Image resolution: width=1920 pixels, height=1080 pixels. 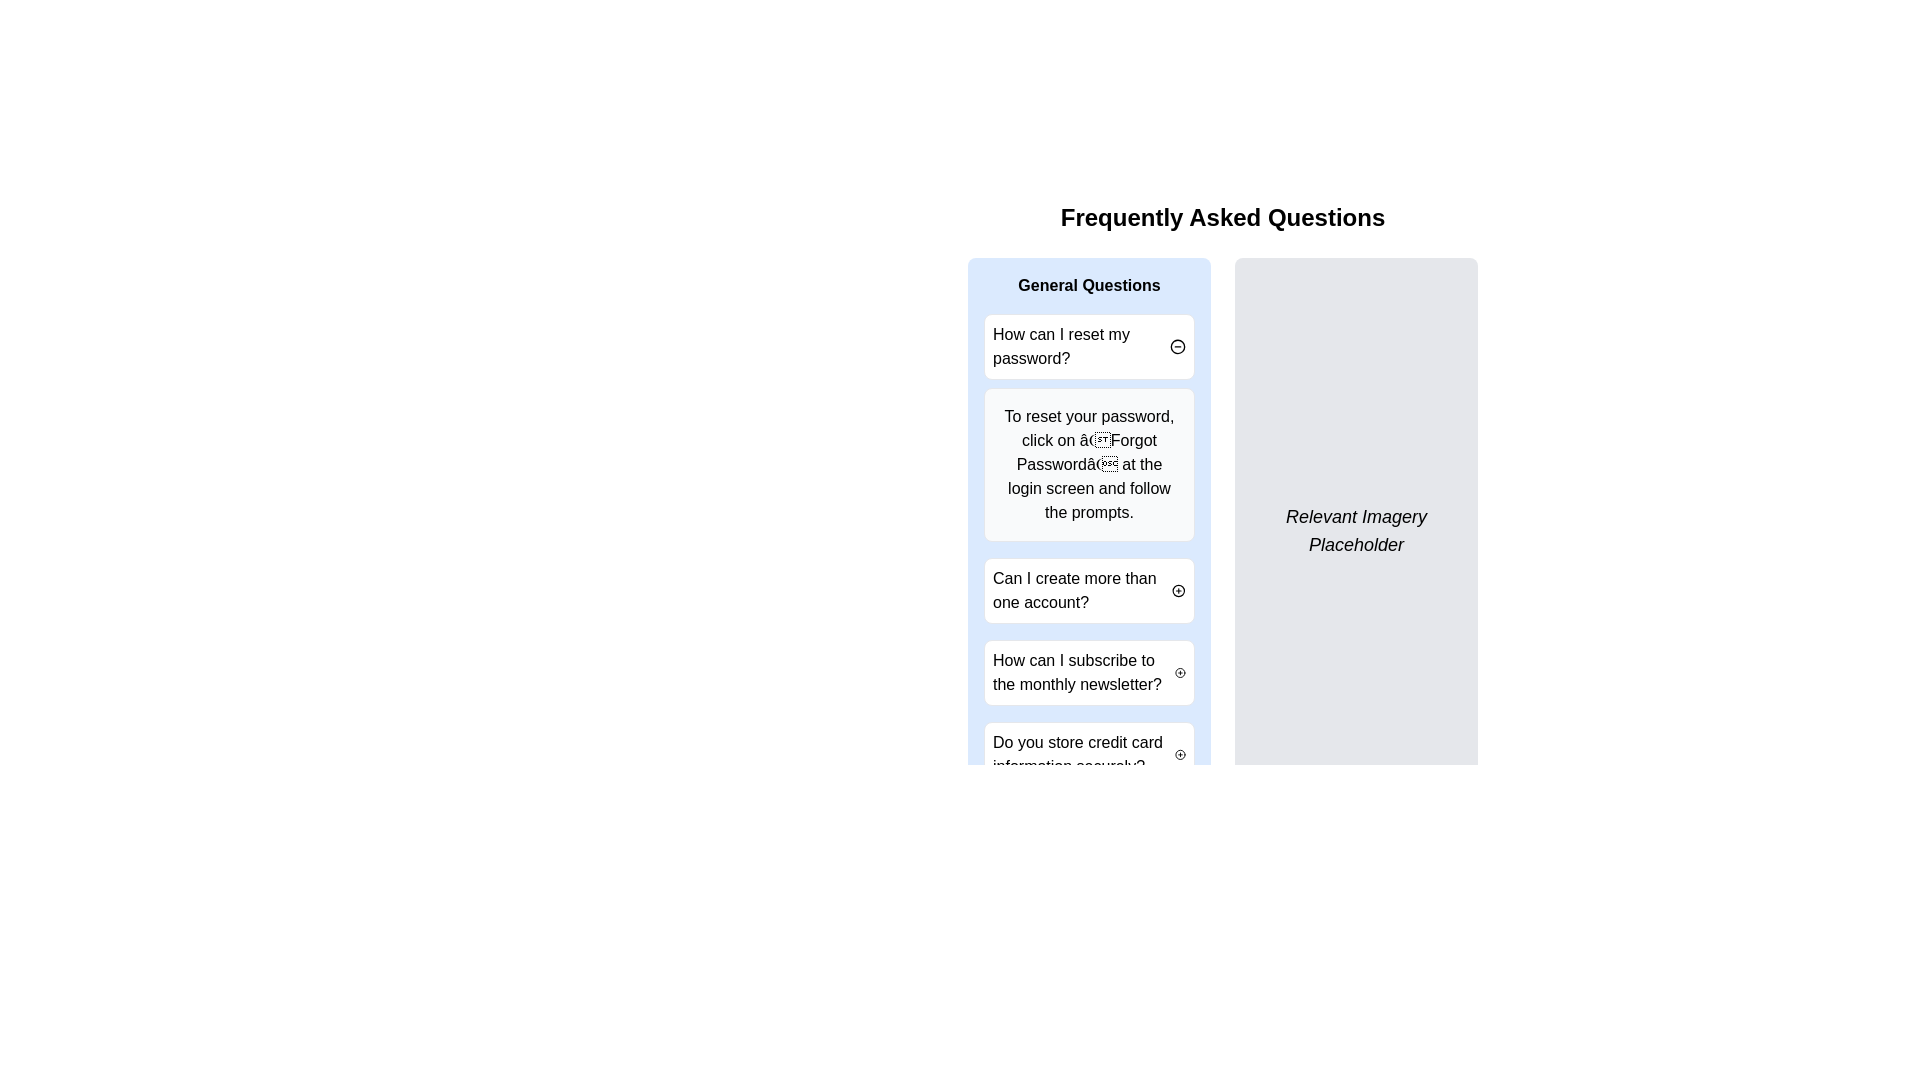 I want to click on the Text Label that serves as the header for the FAQ section, indicating the general topic or category of the questions listed below, so click(x=1088, y=285).